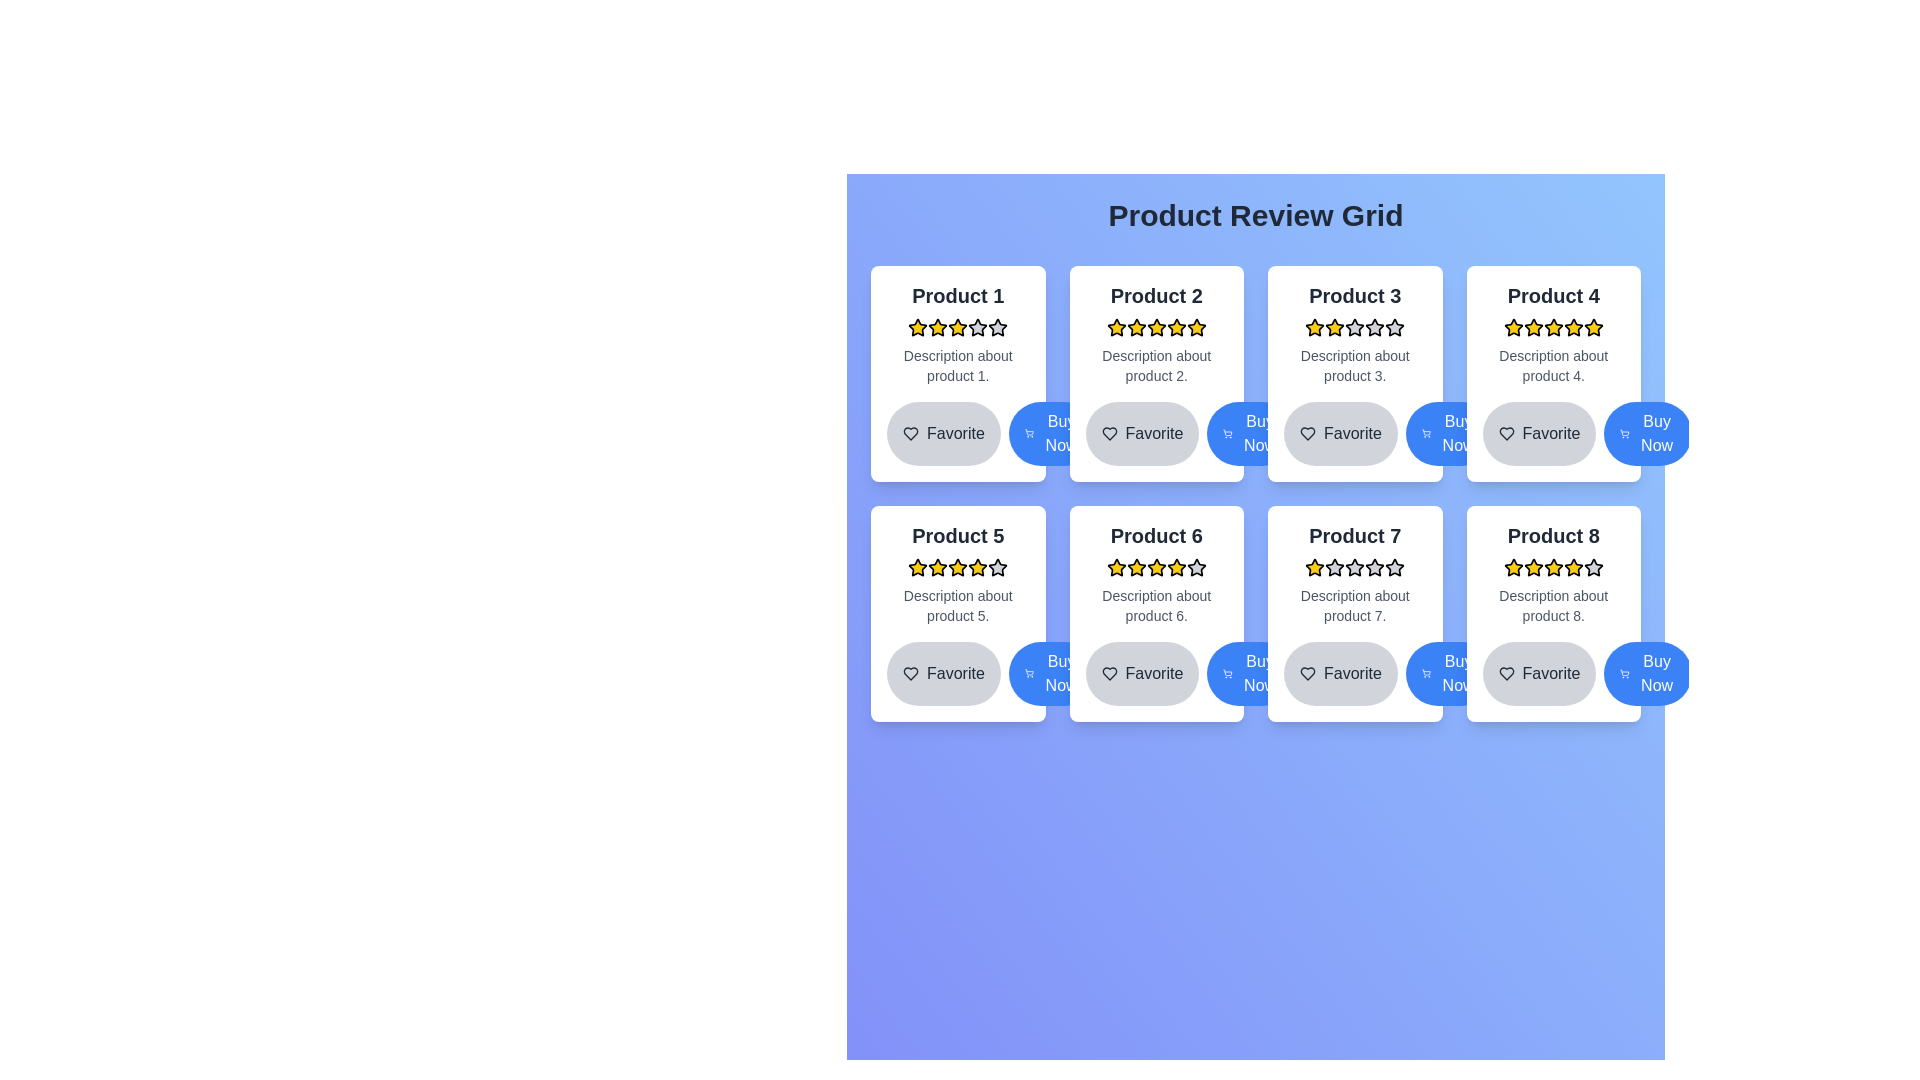  What do you see at coordinates (1394, 567) in the screenshot?
I see `the hollow star icon representing a rating unit in the 'Product 7' card of the 'Product Review Grid', indicating it is inactive or unselected` at bounding box center [1394, 567].